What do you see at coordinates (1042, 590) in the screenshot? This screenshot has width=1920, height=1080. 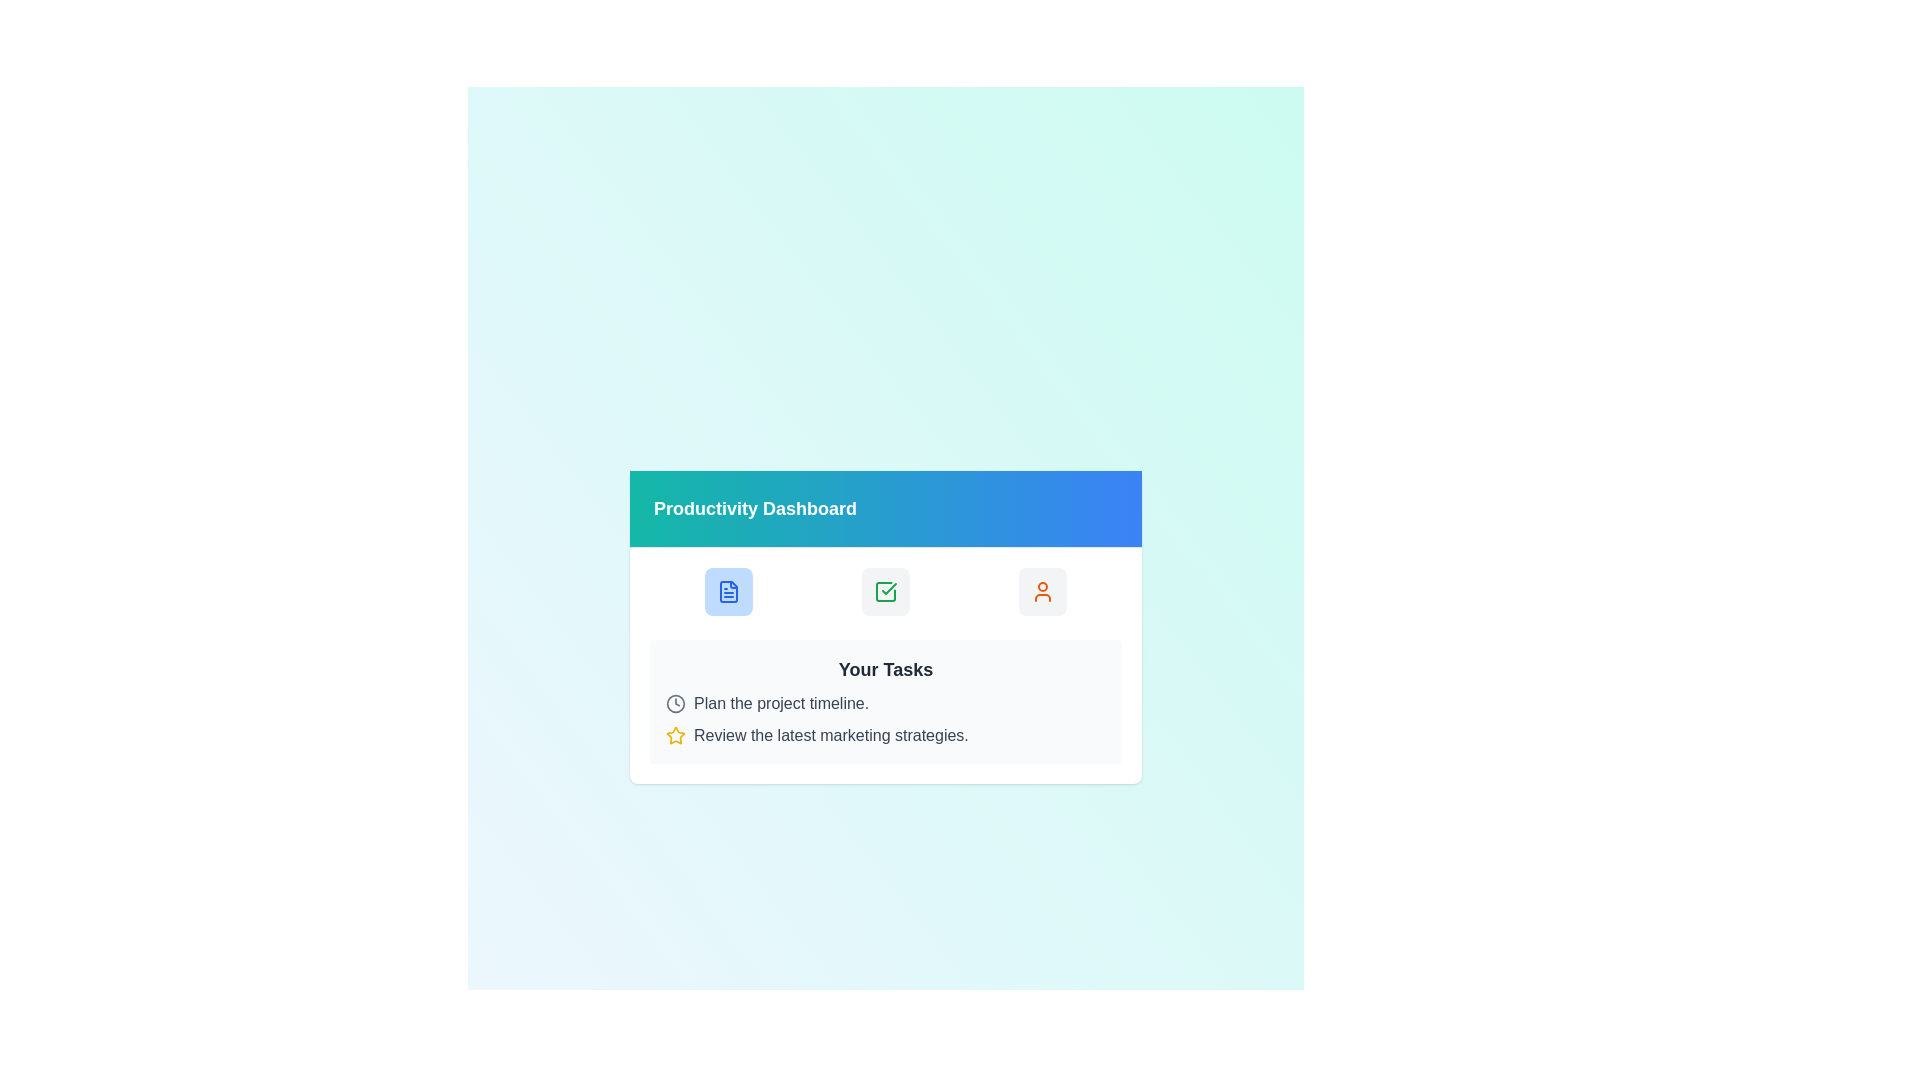 I see `the button located at the bottom of the Productivity Dashboard, which is the last in a sequence of three buttons` at bounding box center [1042, 590].